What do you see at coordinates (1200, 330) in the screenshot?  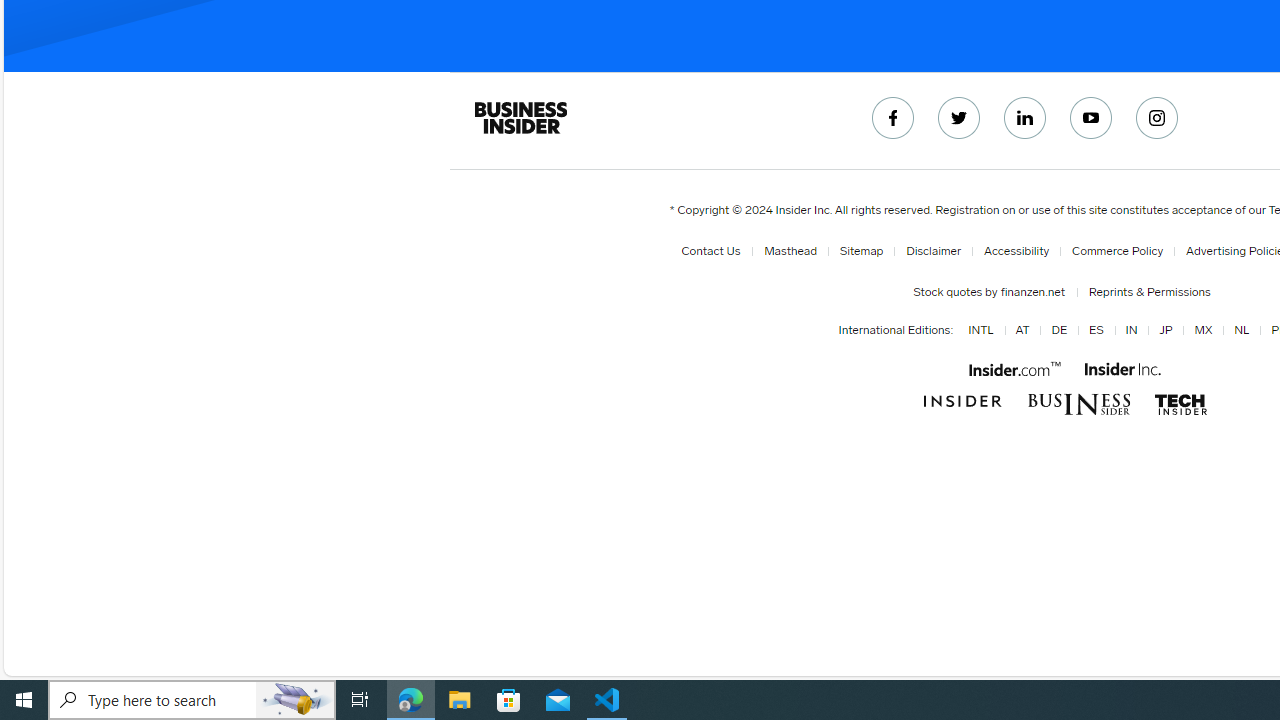 I see `'MX'` at bounding box center [1200, 330].